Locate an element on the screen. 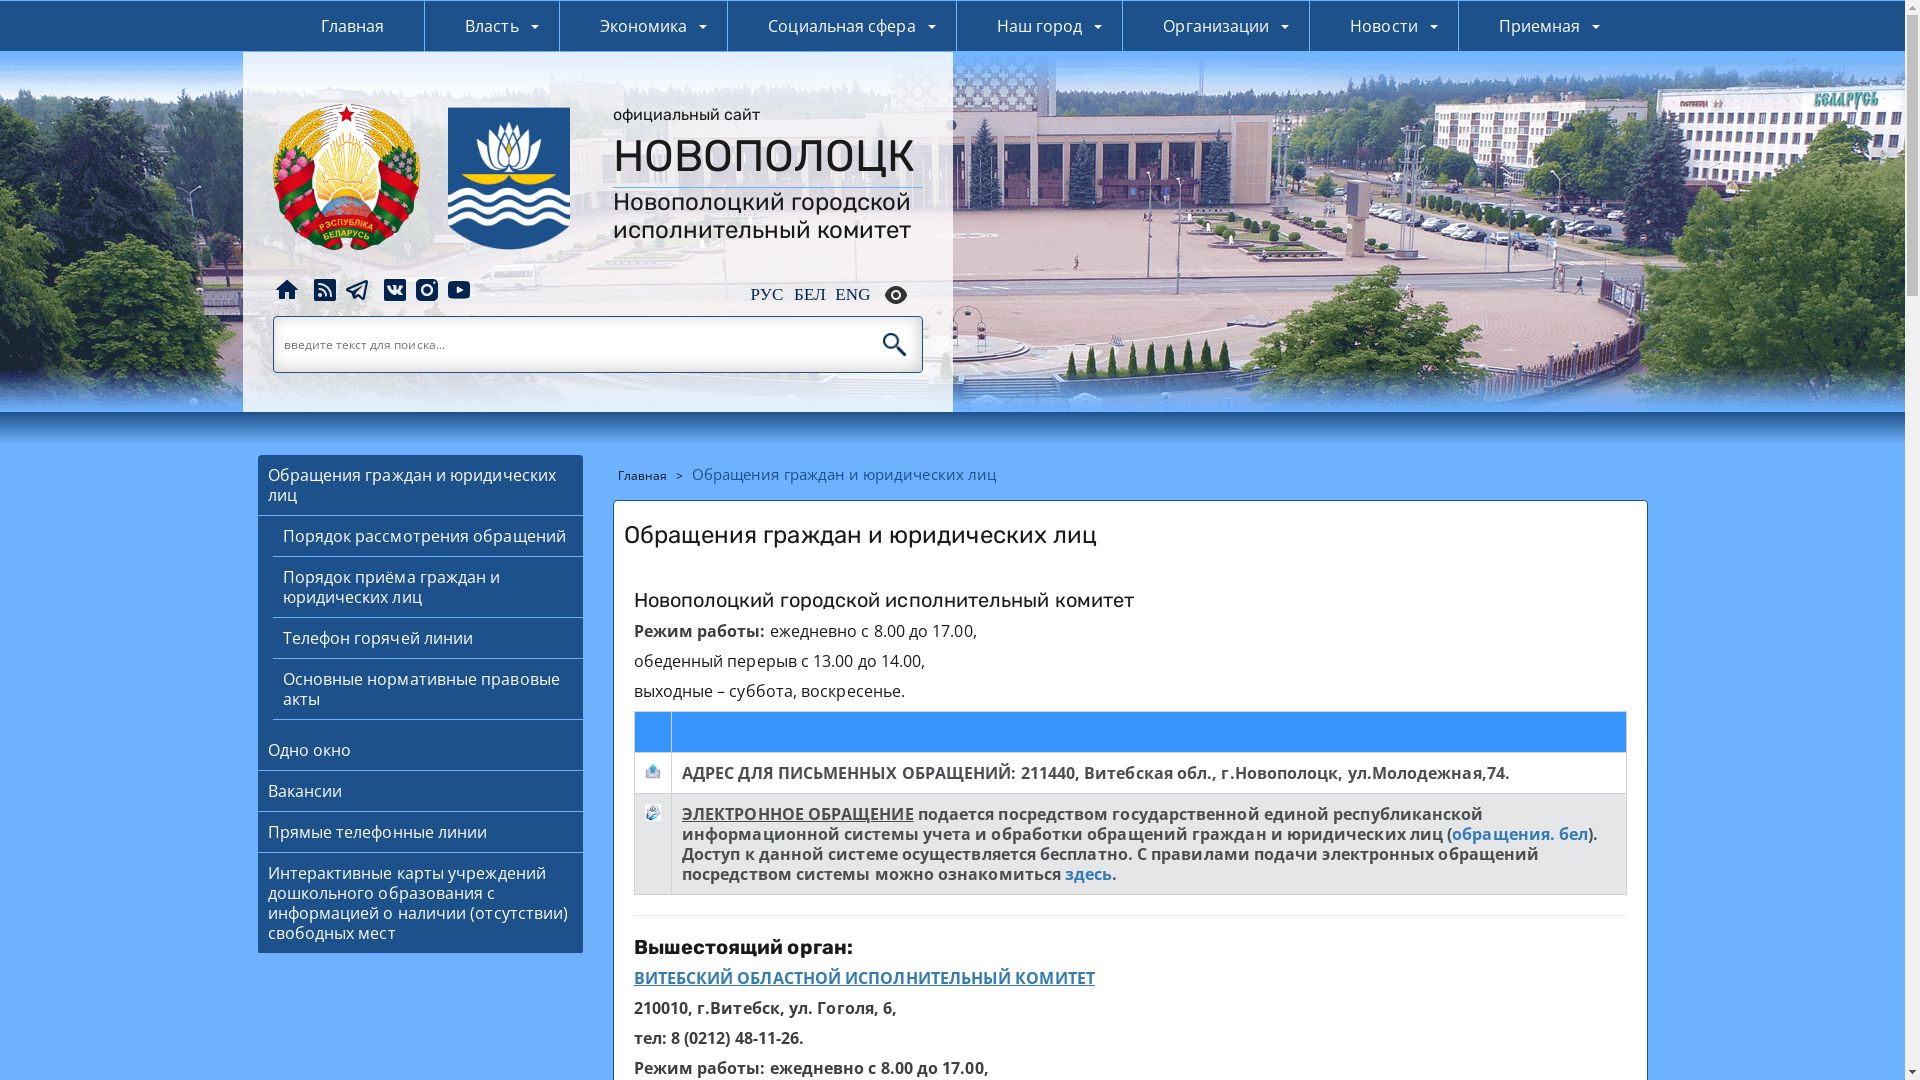 This screenshot has width=1920, height=1080. 'VK' is located at coordinates (379, 288).